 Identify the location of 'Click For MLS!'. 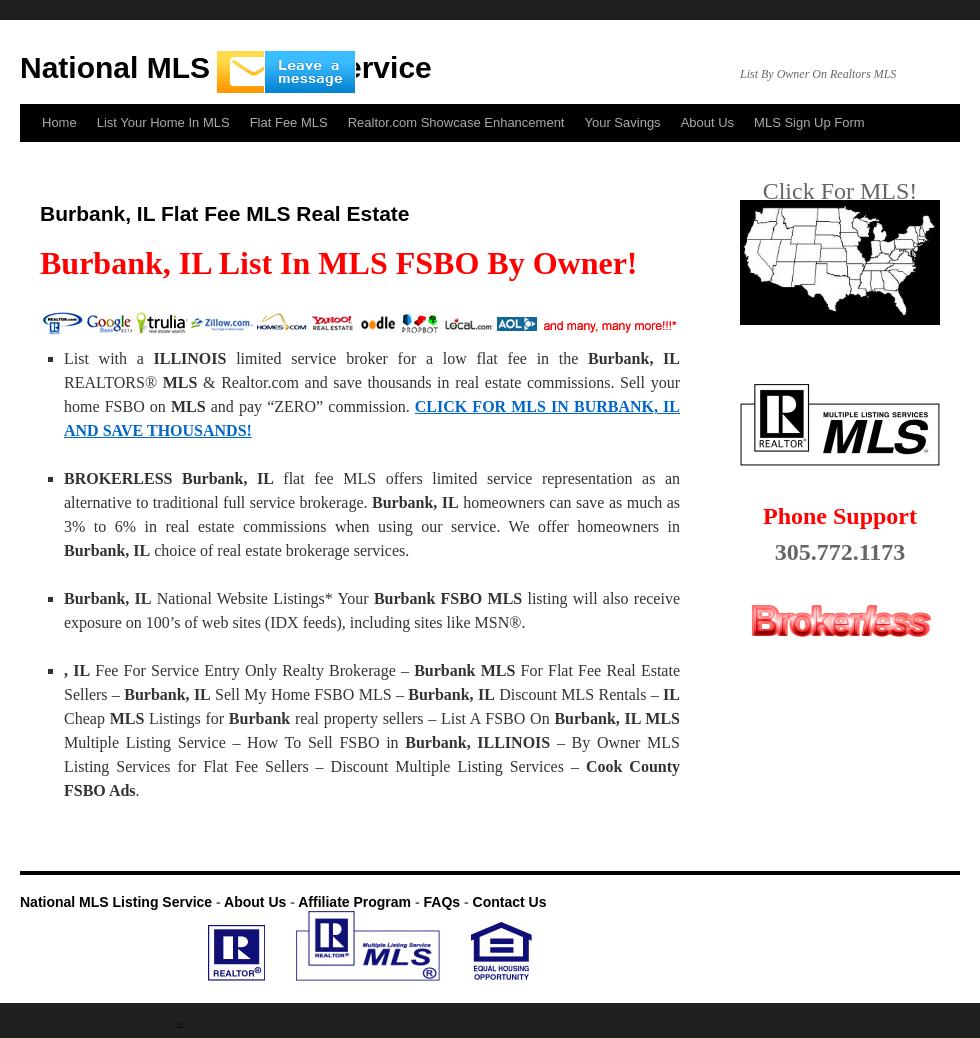
(839, 189).